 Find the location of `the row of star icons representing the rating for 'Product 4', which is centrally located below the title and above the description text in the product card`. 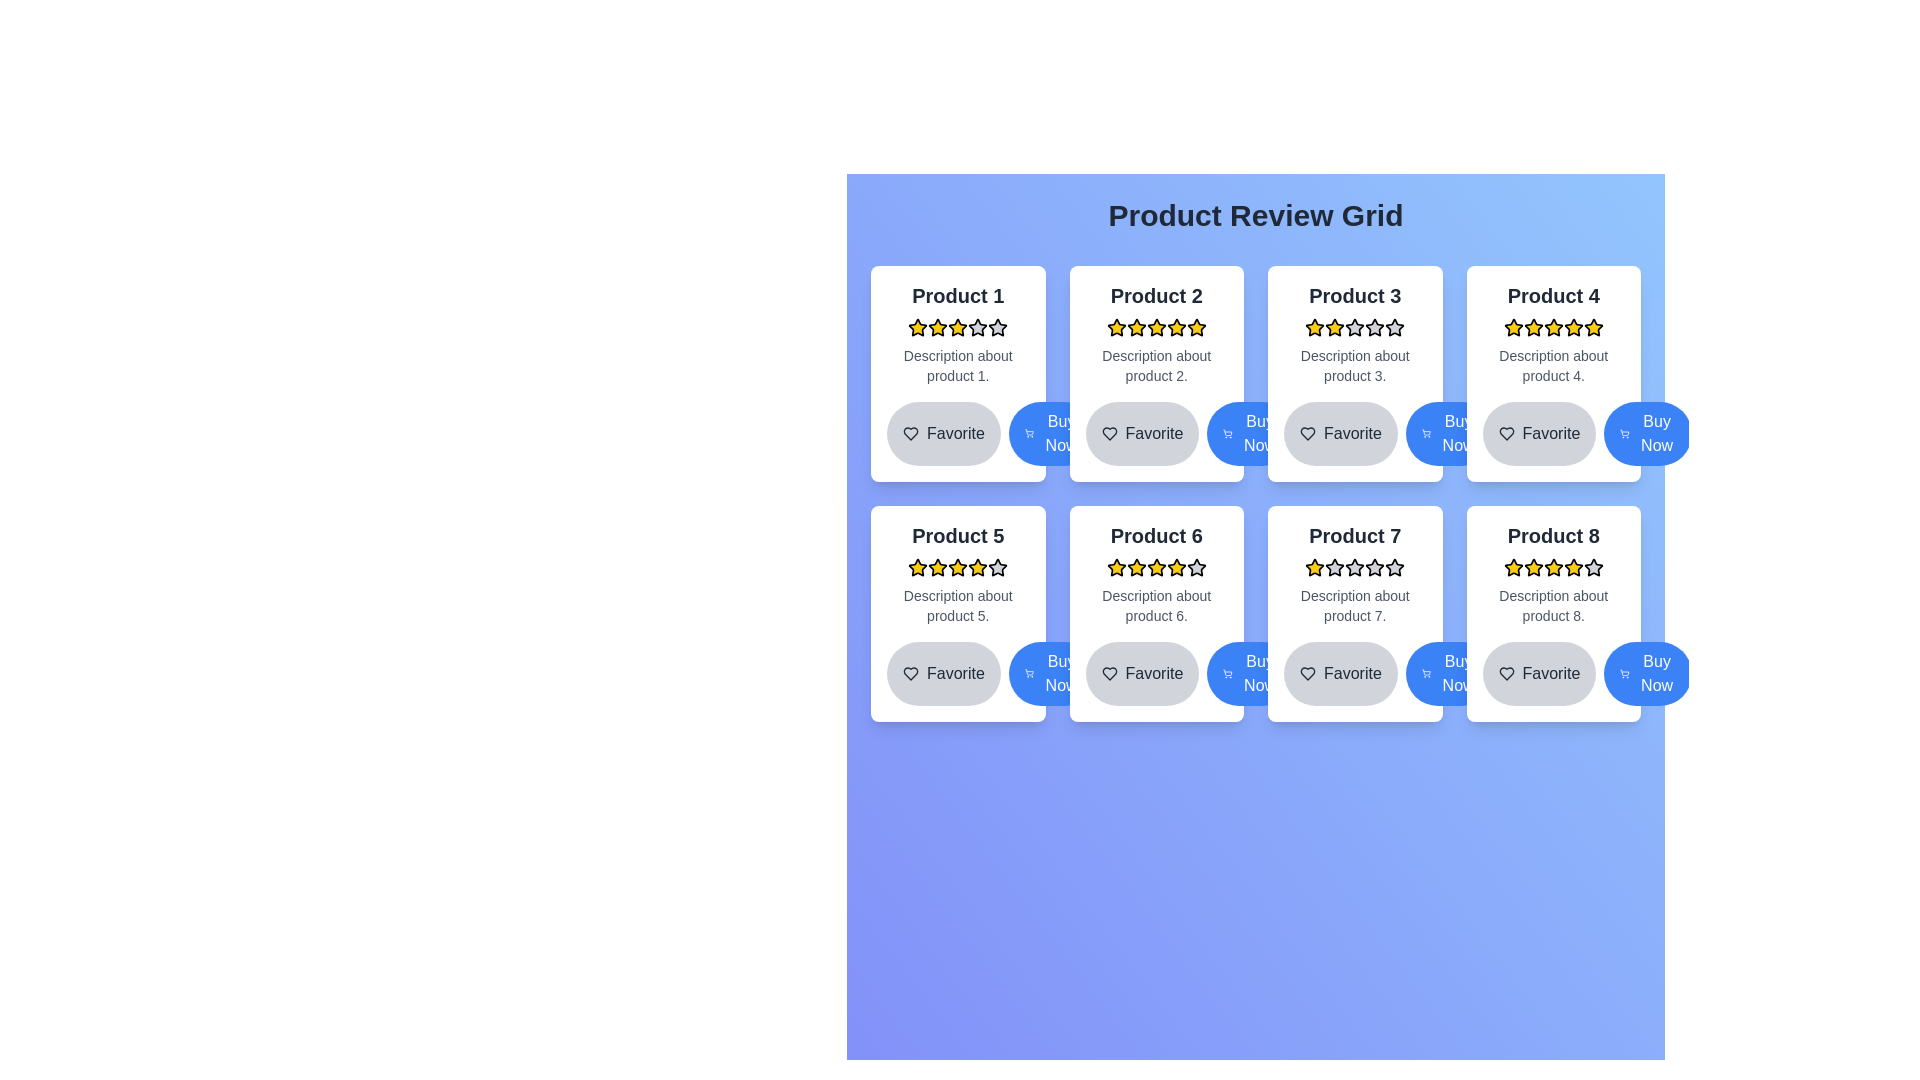

the row of star icons representing the rating for 'Product 4', which is centrally located below the title and above the description text in the product card is located at coordinates (1552, 326).